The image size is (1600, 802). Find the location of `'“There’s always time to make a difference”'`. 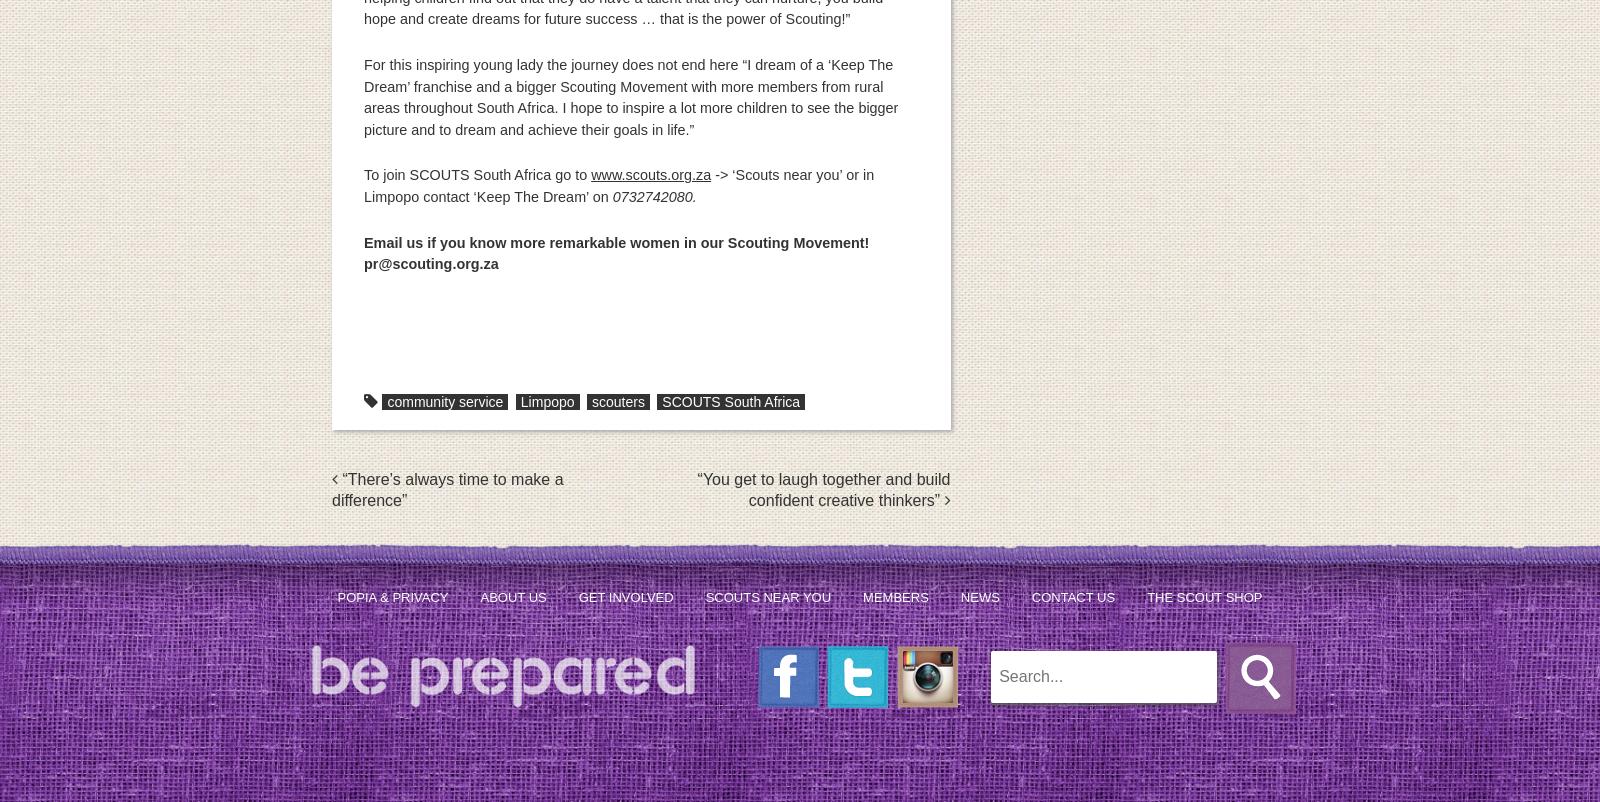

'“There’s always time to make a difference”' is located at coordinates (446, 490).